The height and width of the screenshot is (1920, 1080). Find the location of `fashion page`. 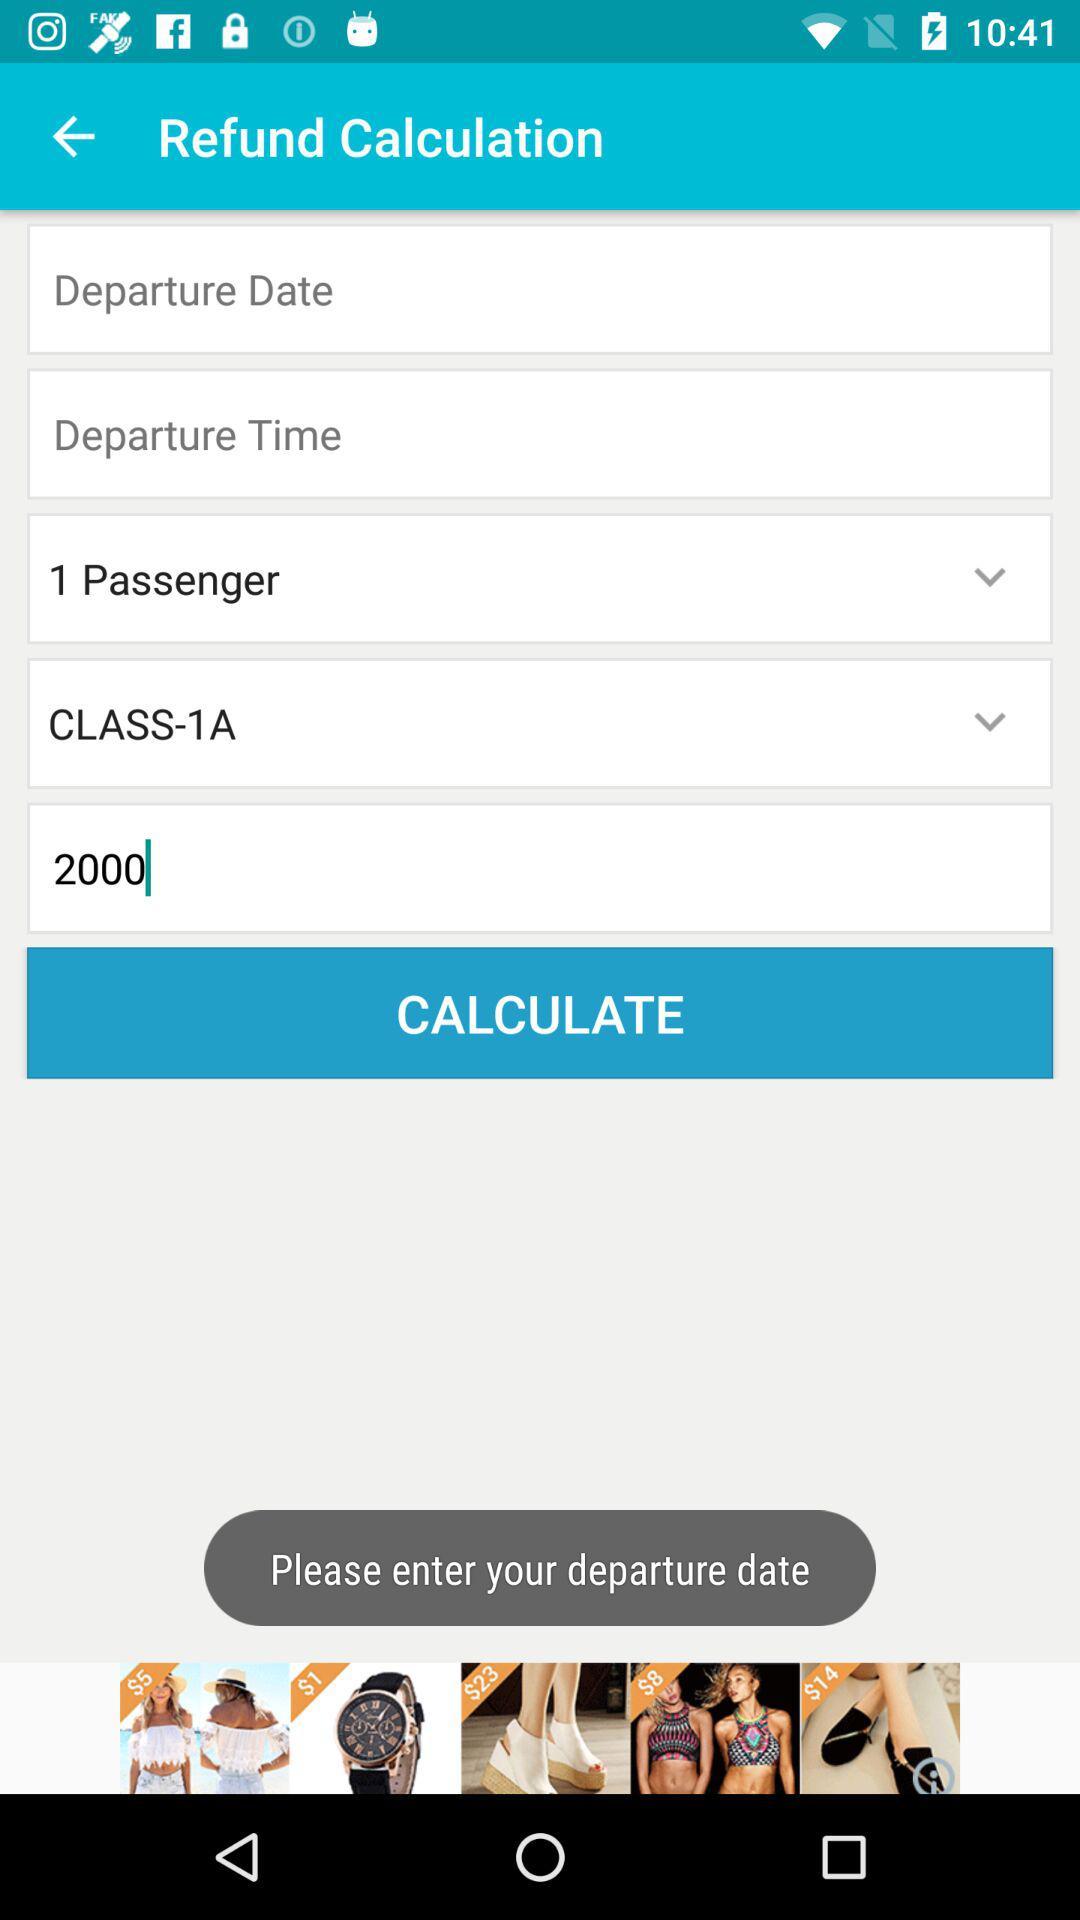

fashion page is located at coordinates (540, 1727).